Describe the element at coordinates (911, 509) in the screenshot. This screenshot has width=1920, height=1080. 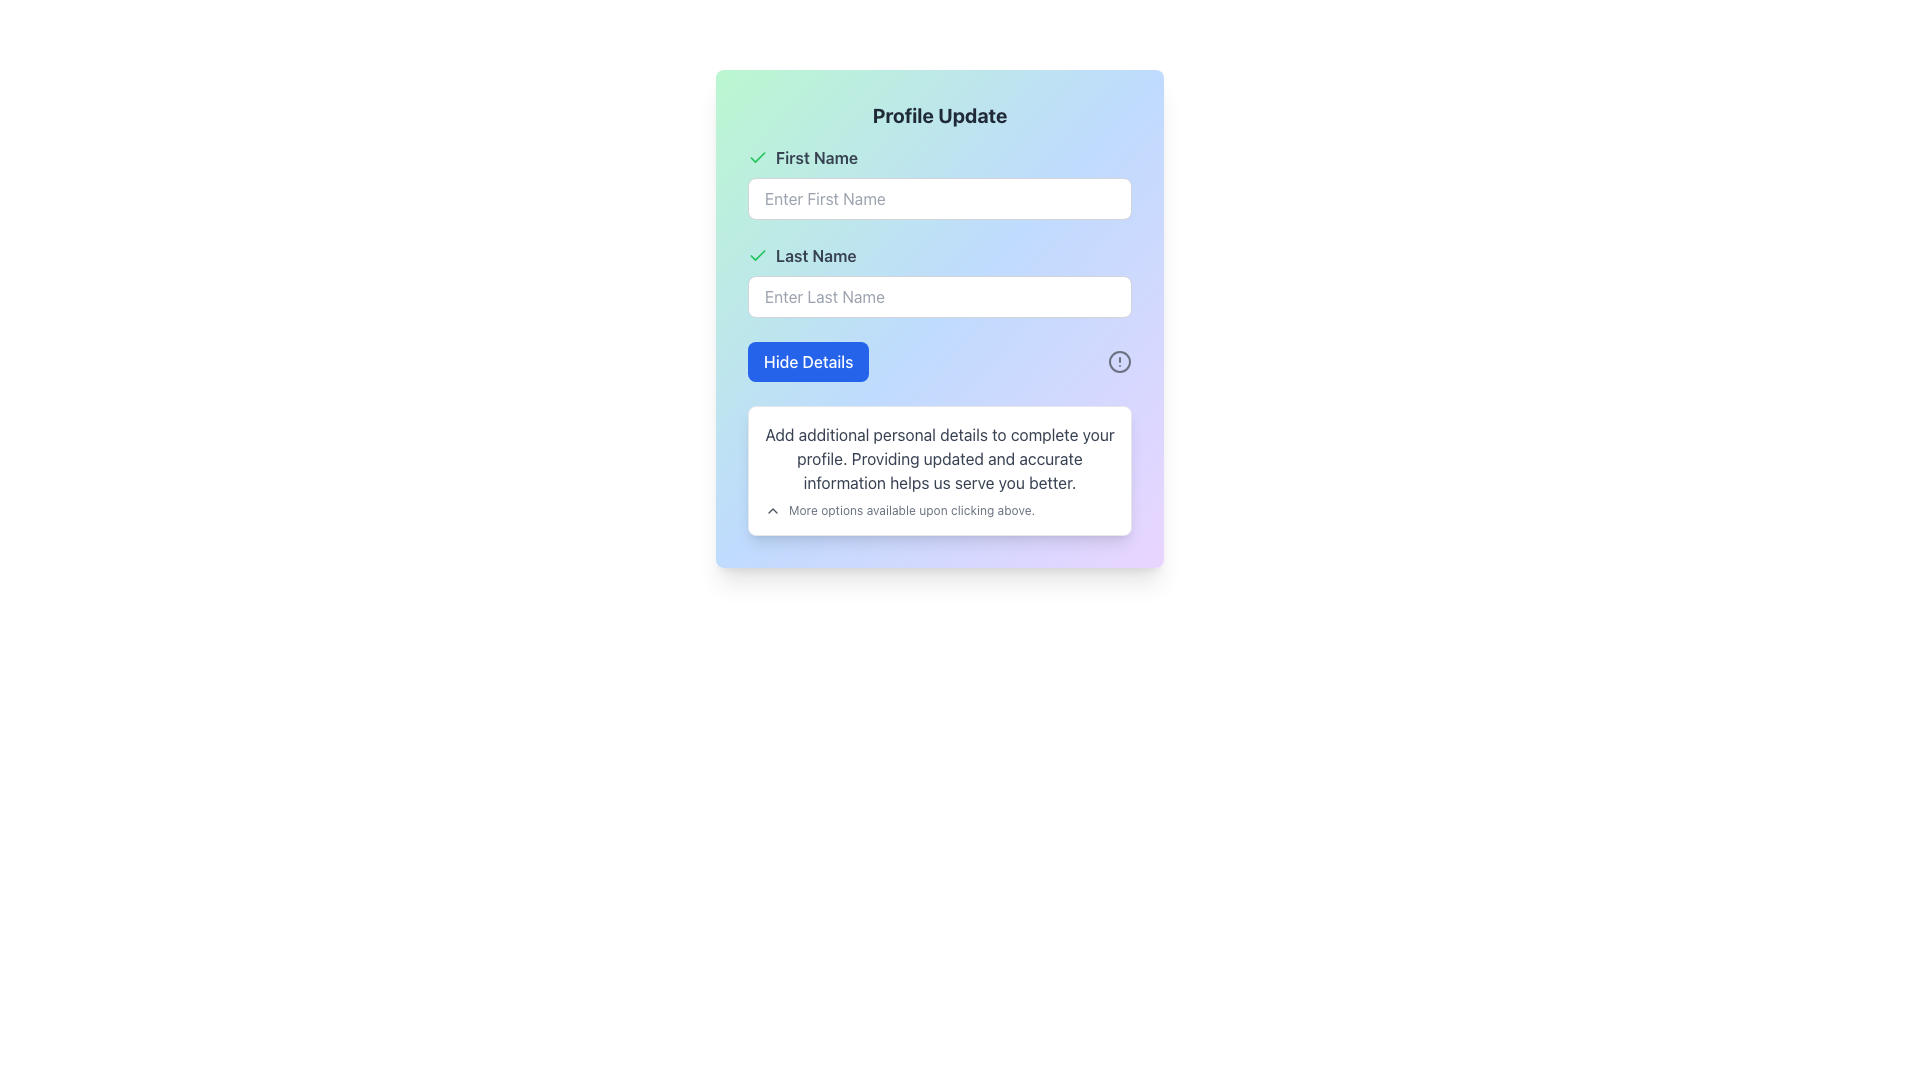
I see `the Text label that provides guidance about accessing further options through the collapsible control above` at that location.